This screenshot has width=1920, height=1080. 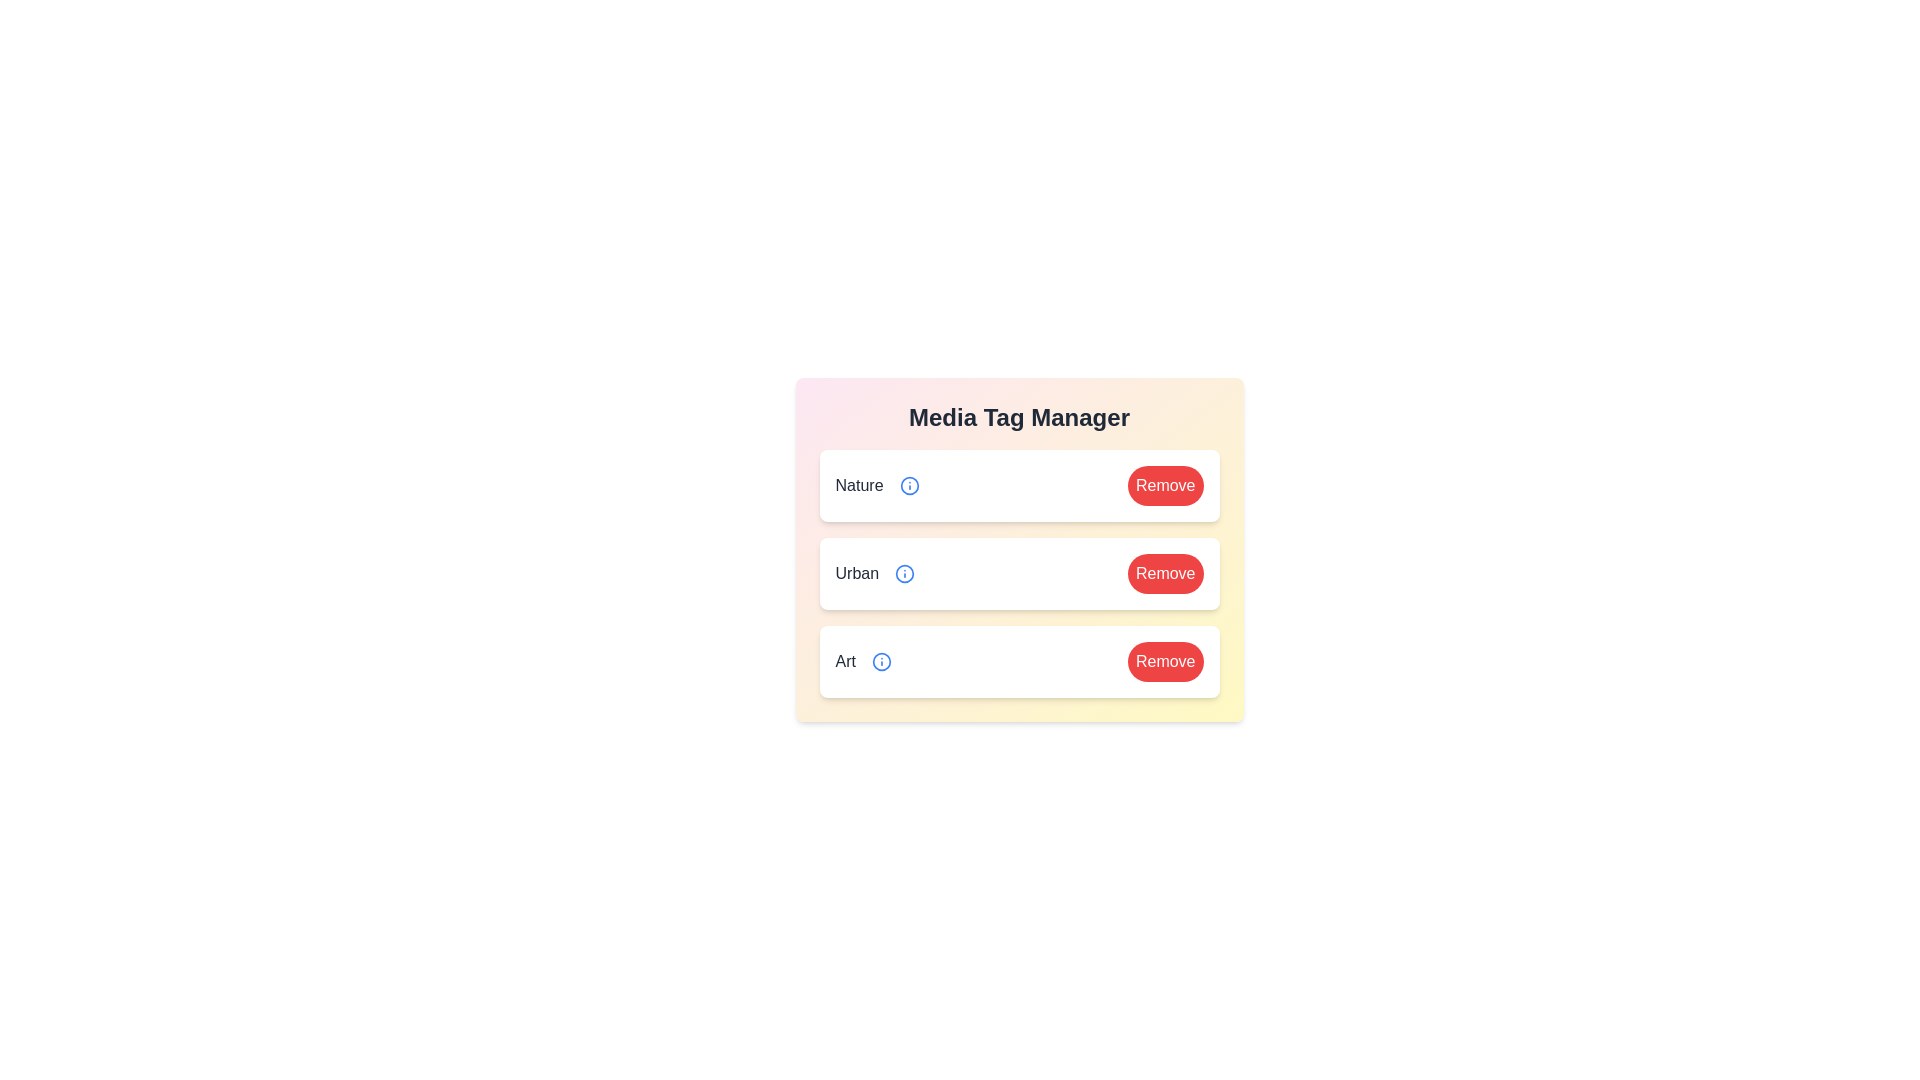 I want to click on 'Remove' button for the tag Nature, so click(x=1165, y=486).